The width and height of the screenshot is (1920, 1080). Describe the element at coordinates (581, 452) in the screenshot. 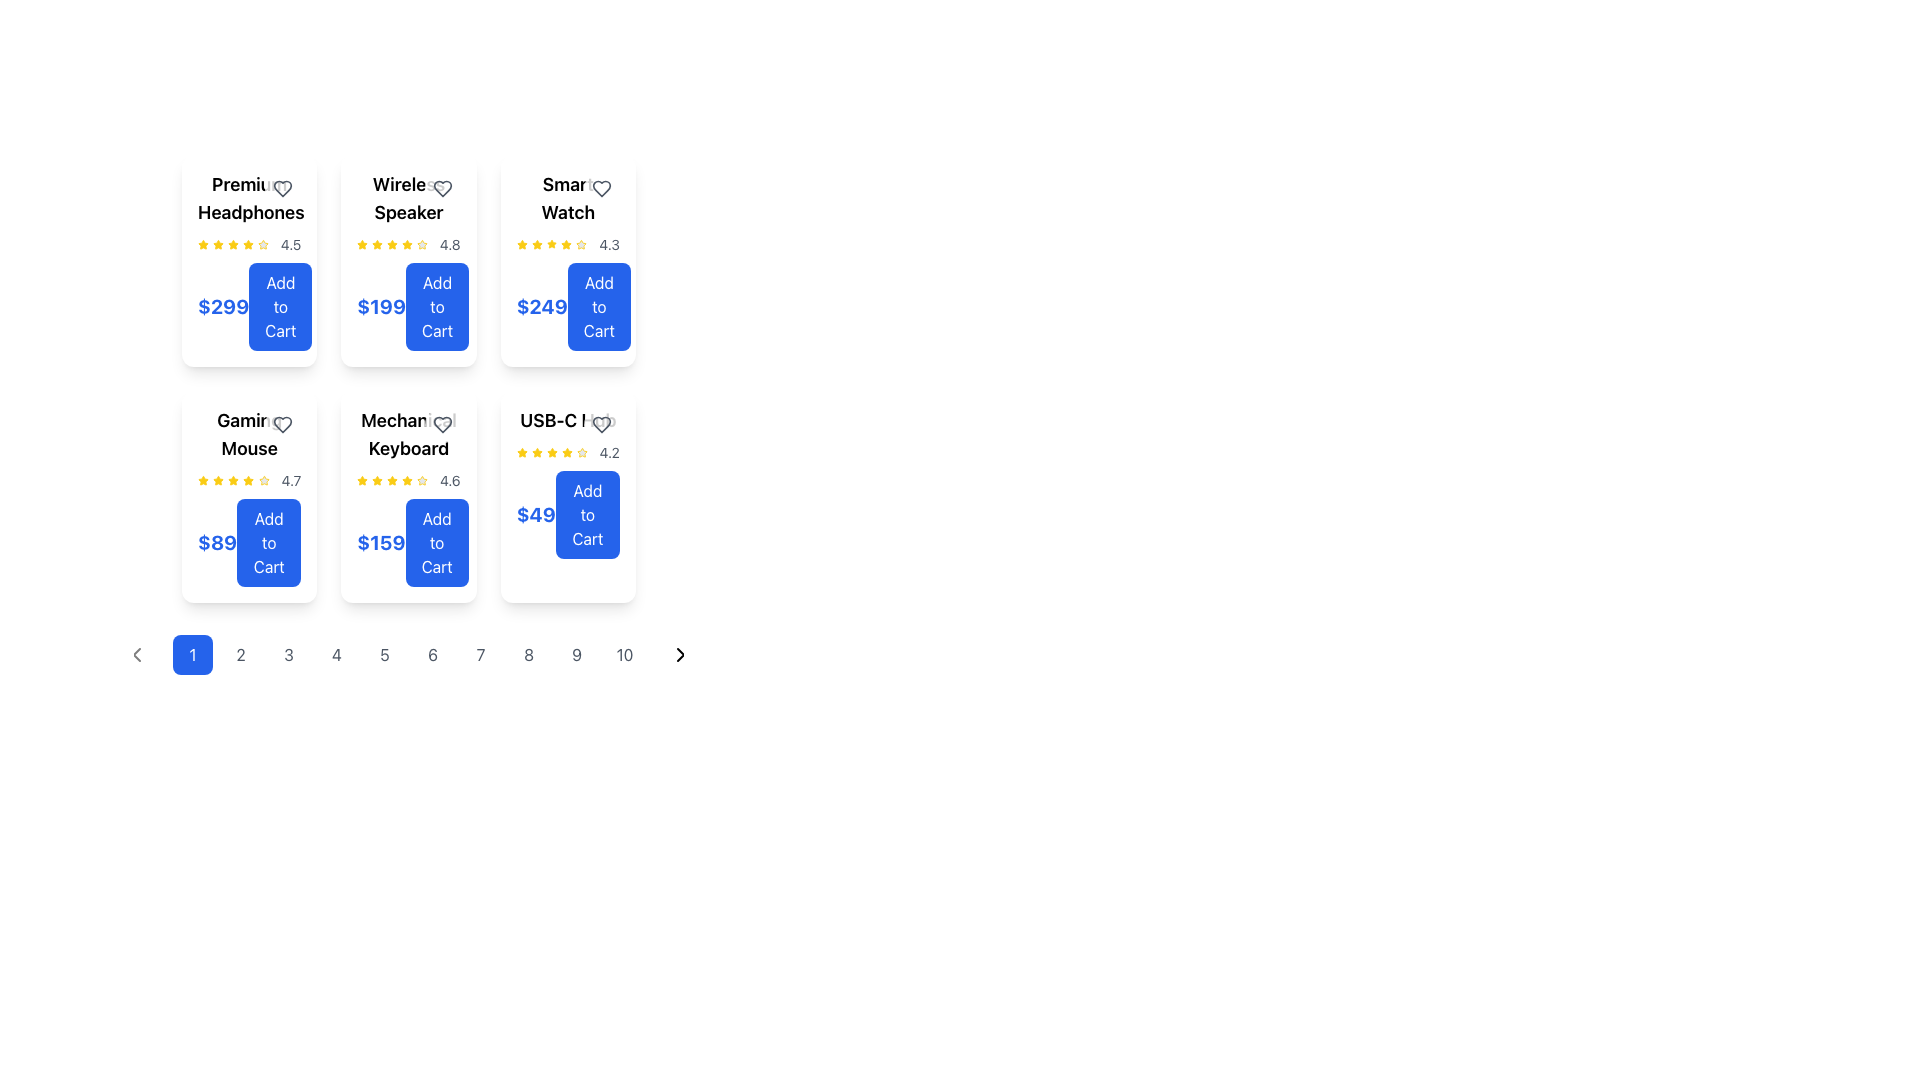

I see `the fifth star in the five-star rating system for the product titled 'USB-C H', which visually represents the highest rating level` at that location.